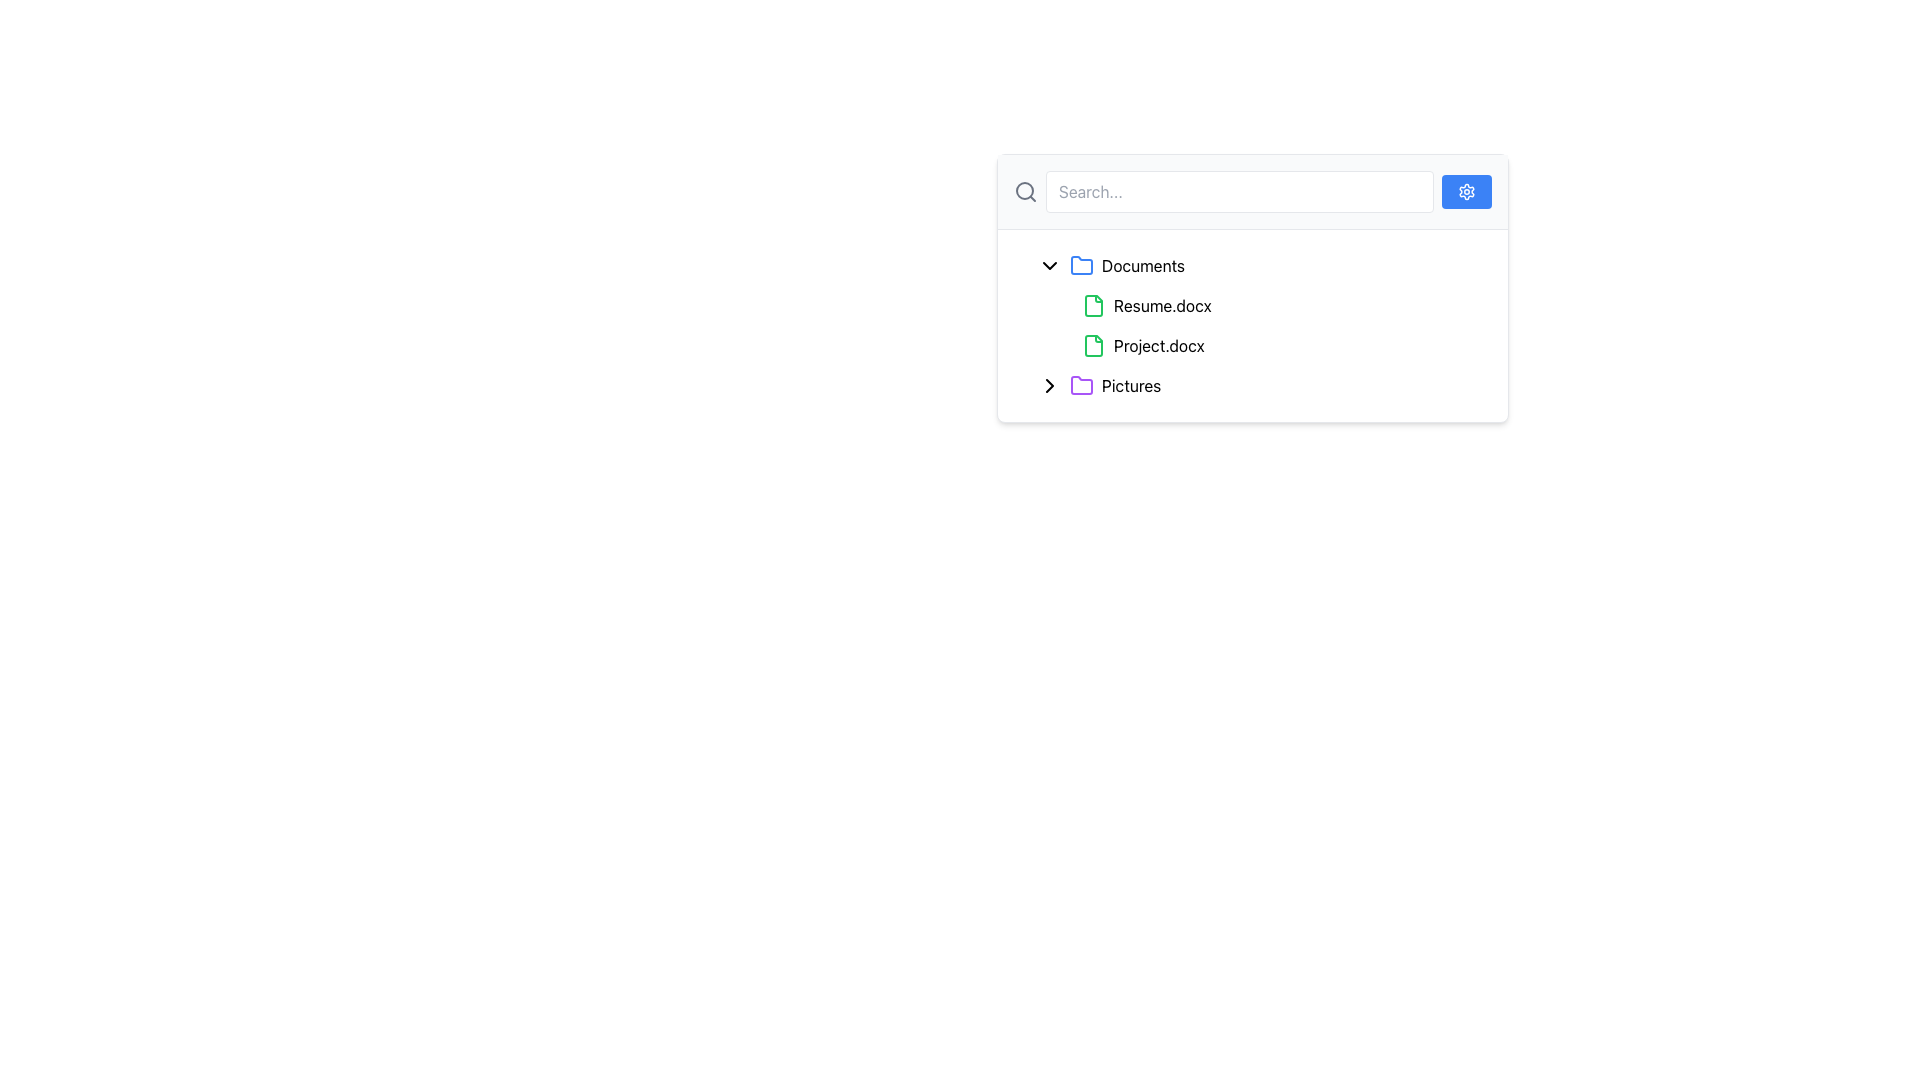 The width and height of the screenshot is (1920, 1080). What do you see at coordinates (1260, 345) in the screenshot?
I see `on the file entry named 'Project.docx' in the hierarchical file system viewer` at bounding box center [1260, 345].